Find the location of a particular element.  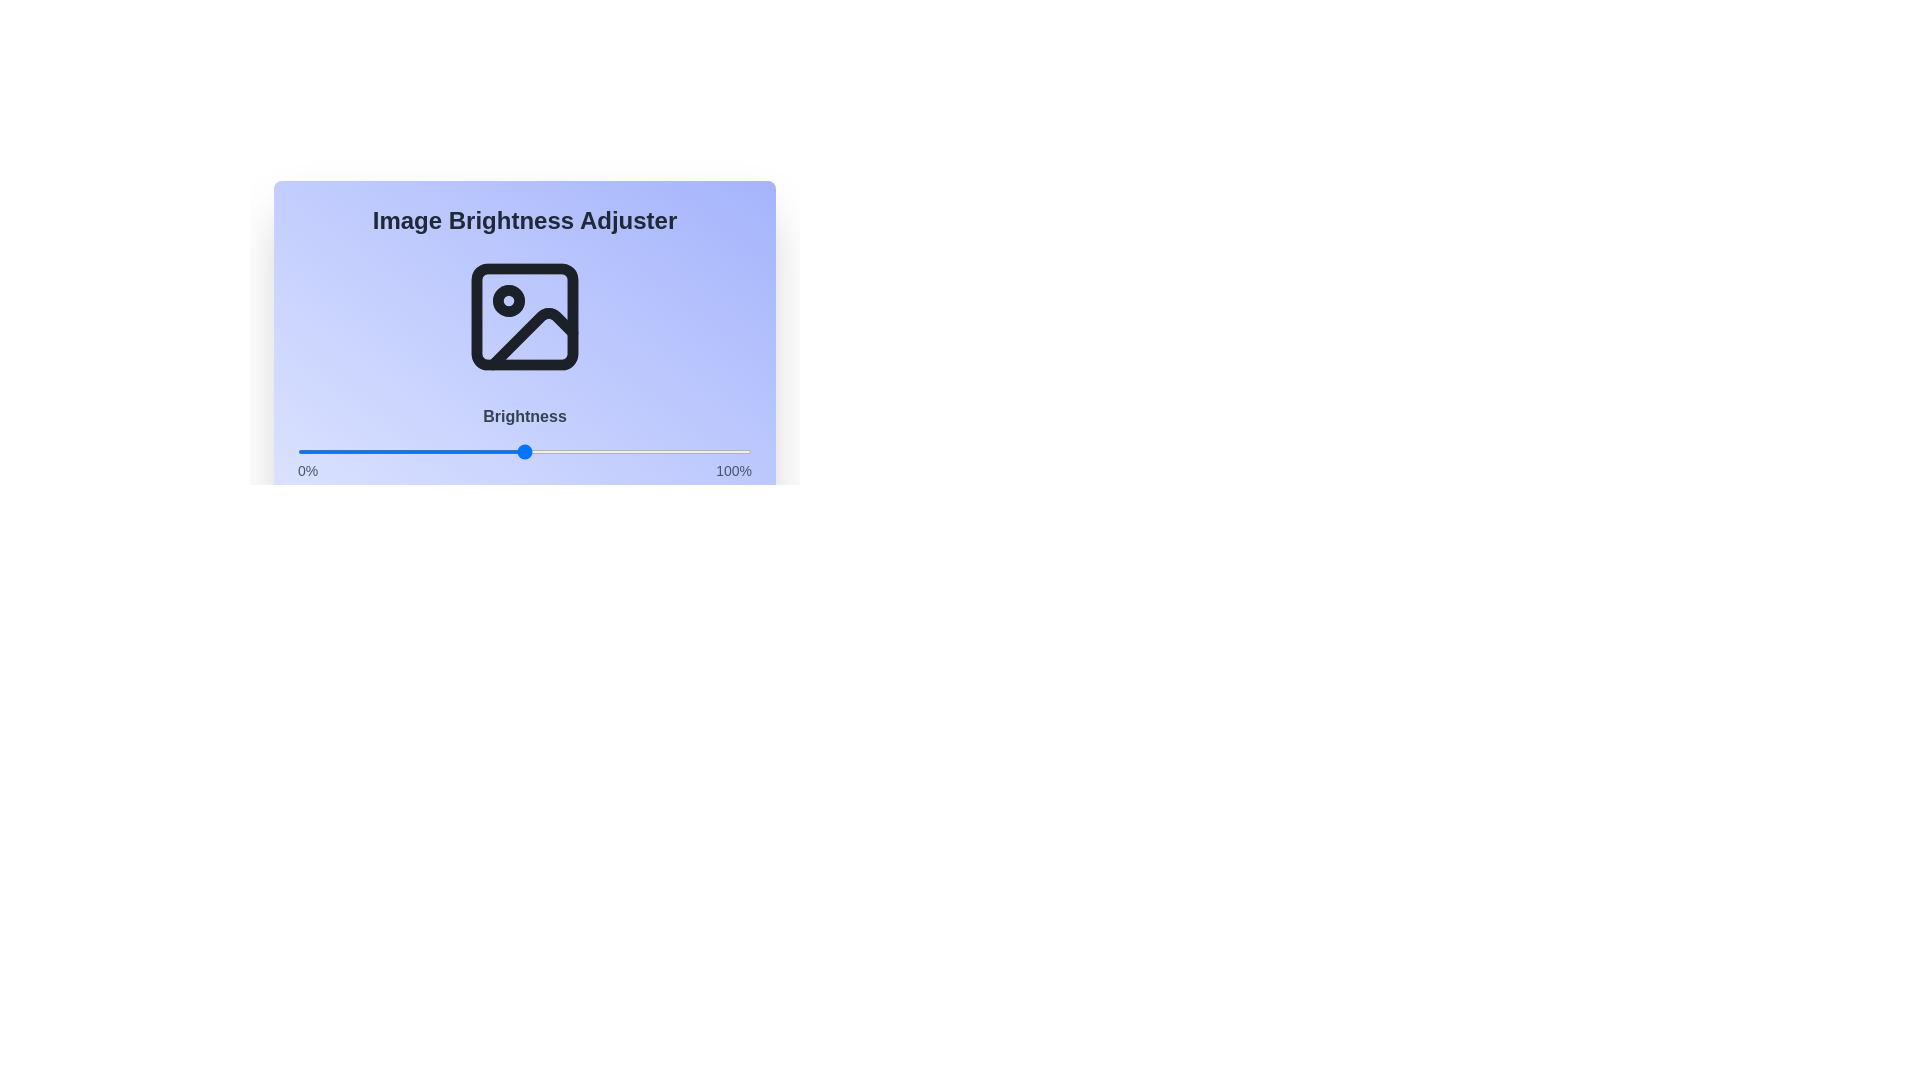

the brightness slider to 31% is located at coordinates (437, 451).